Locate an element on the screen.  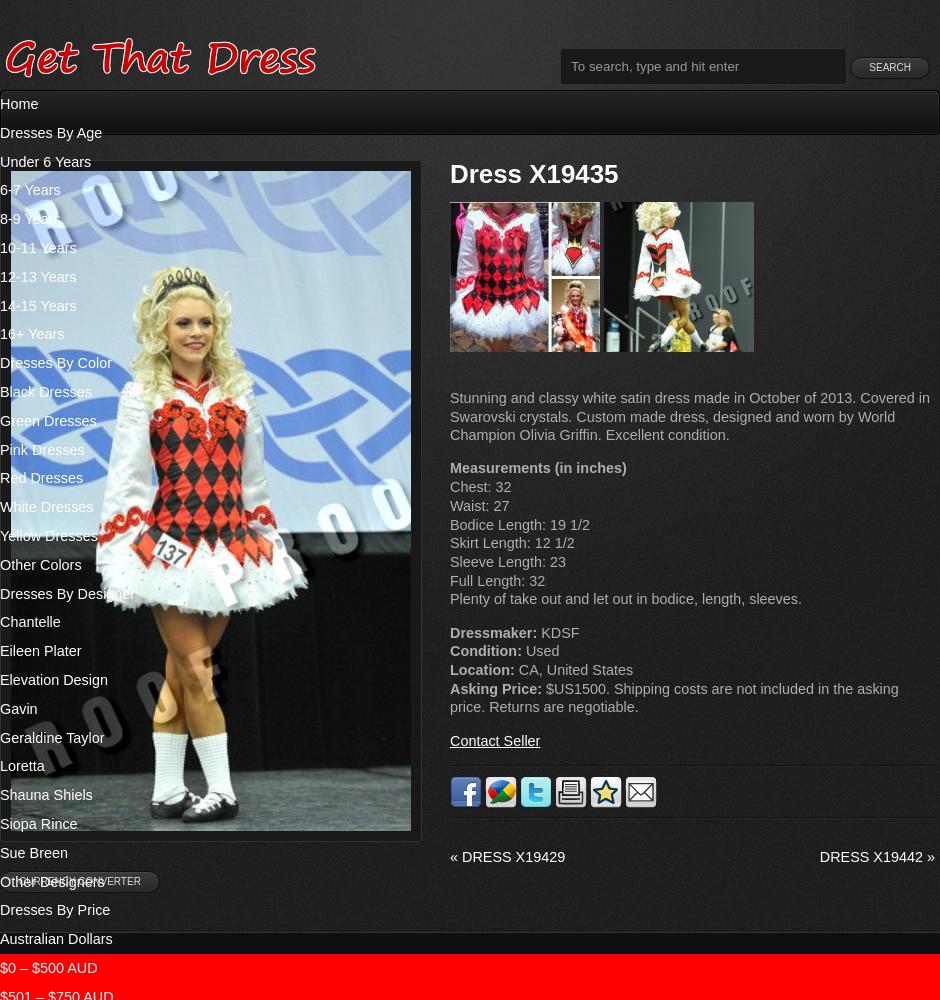
'Dresses By Price' is located at coordinates (0, 910).